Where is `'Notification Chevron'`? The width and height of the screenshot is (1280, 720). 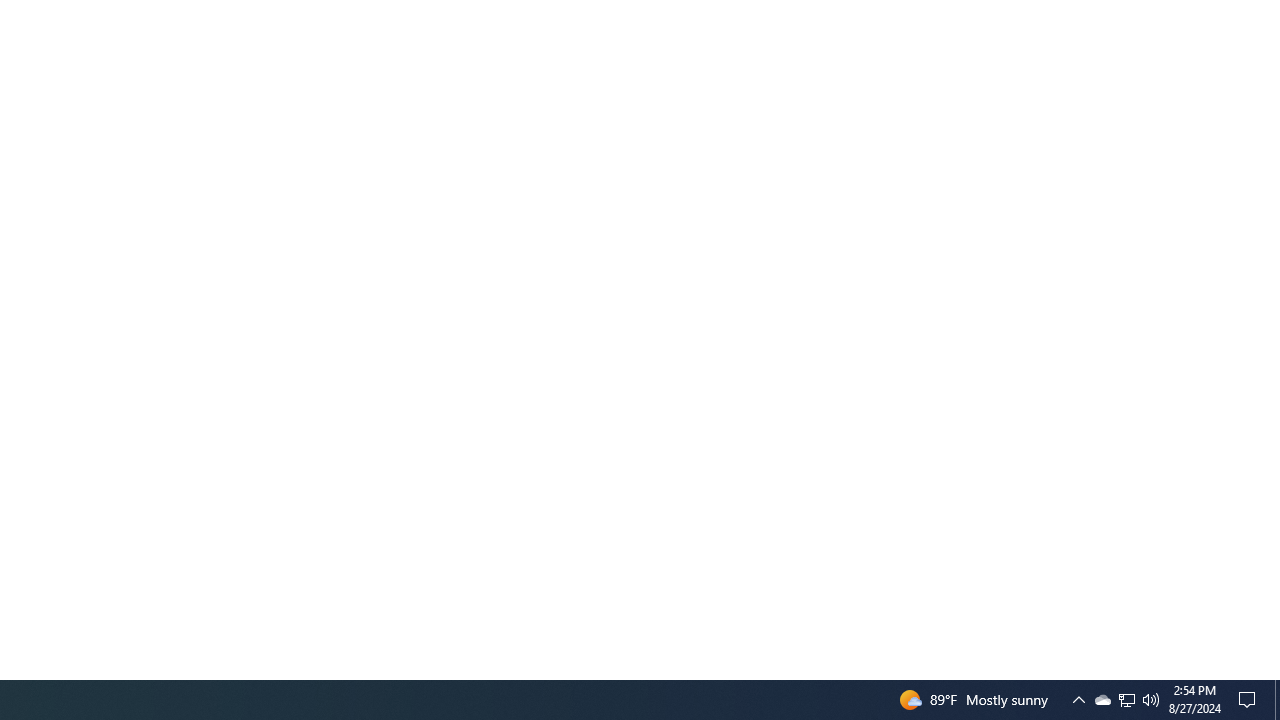 'Notification Chevron' is located at coordinates (1127, 698).